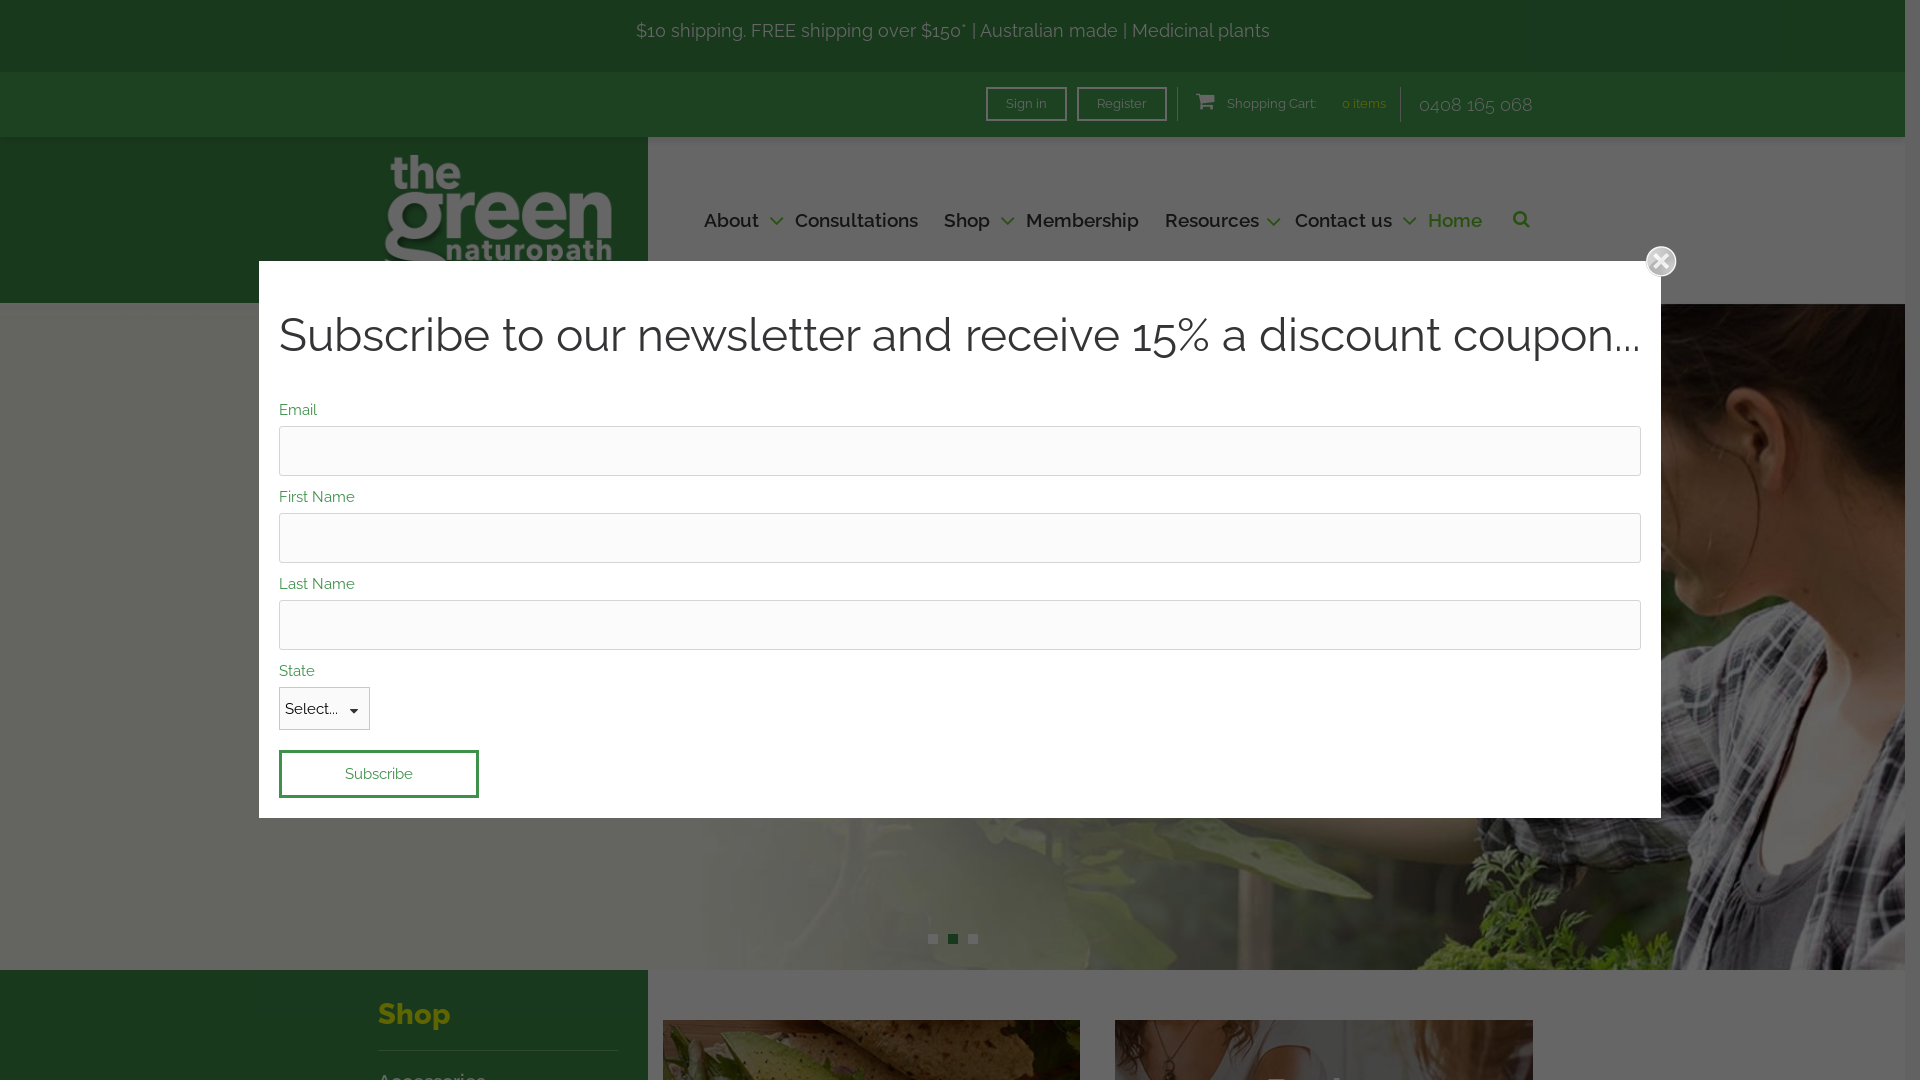 This screenshot has height=1080, width=1920. I want to click on '0408 165 068', so click(1476, 103).